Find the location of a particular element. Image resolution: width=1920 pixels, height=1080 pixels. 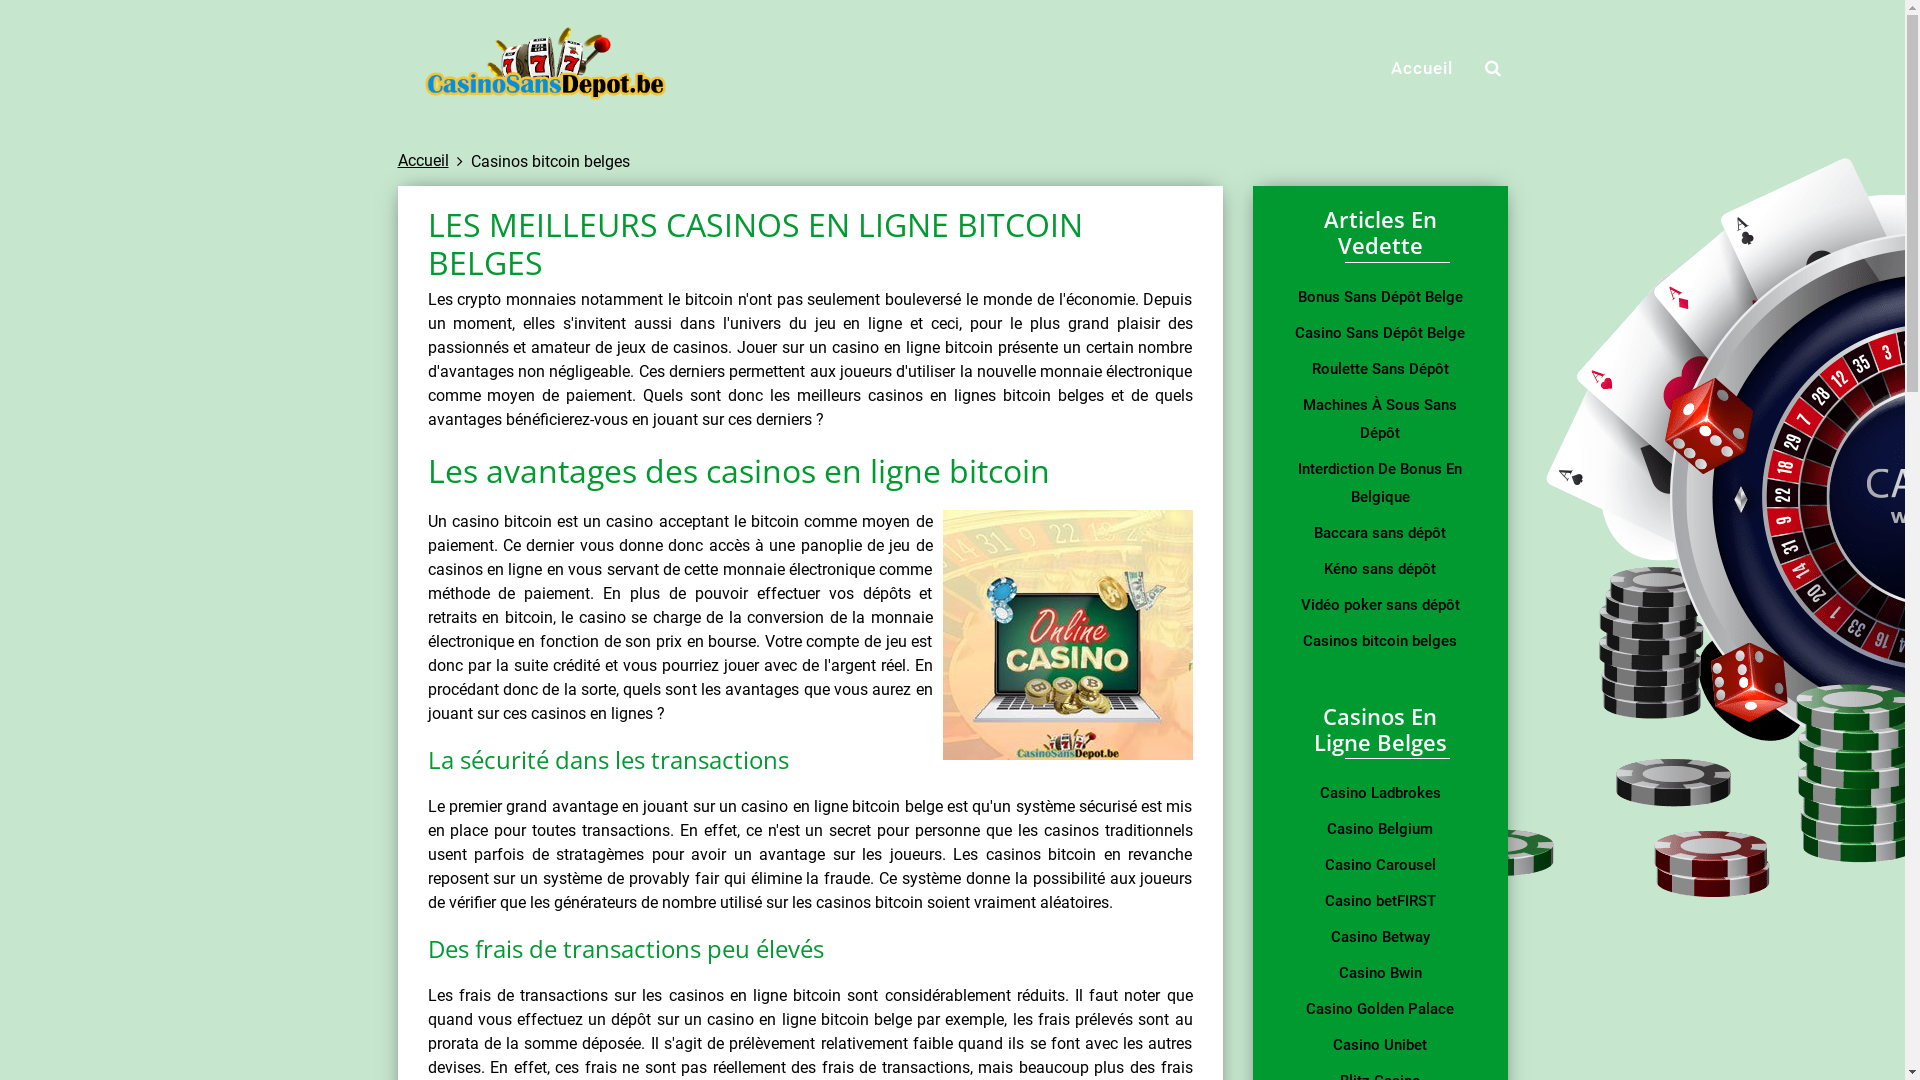

'Accueil' is located at coordinates (422, 159).